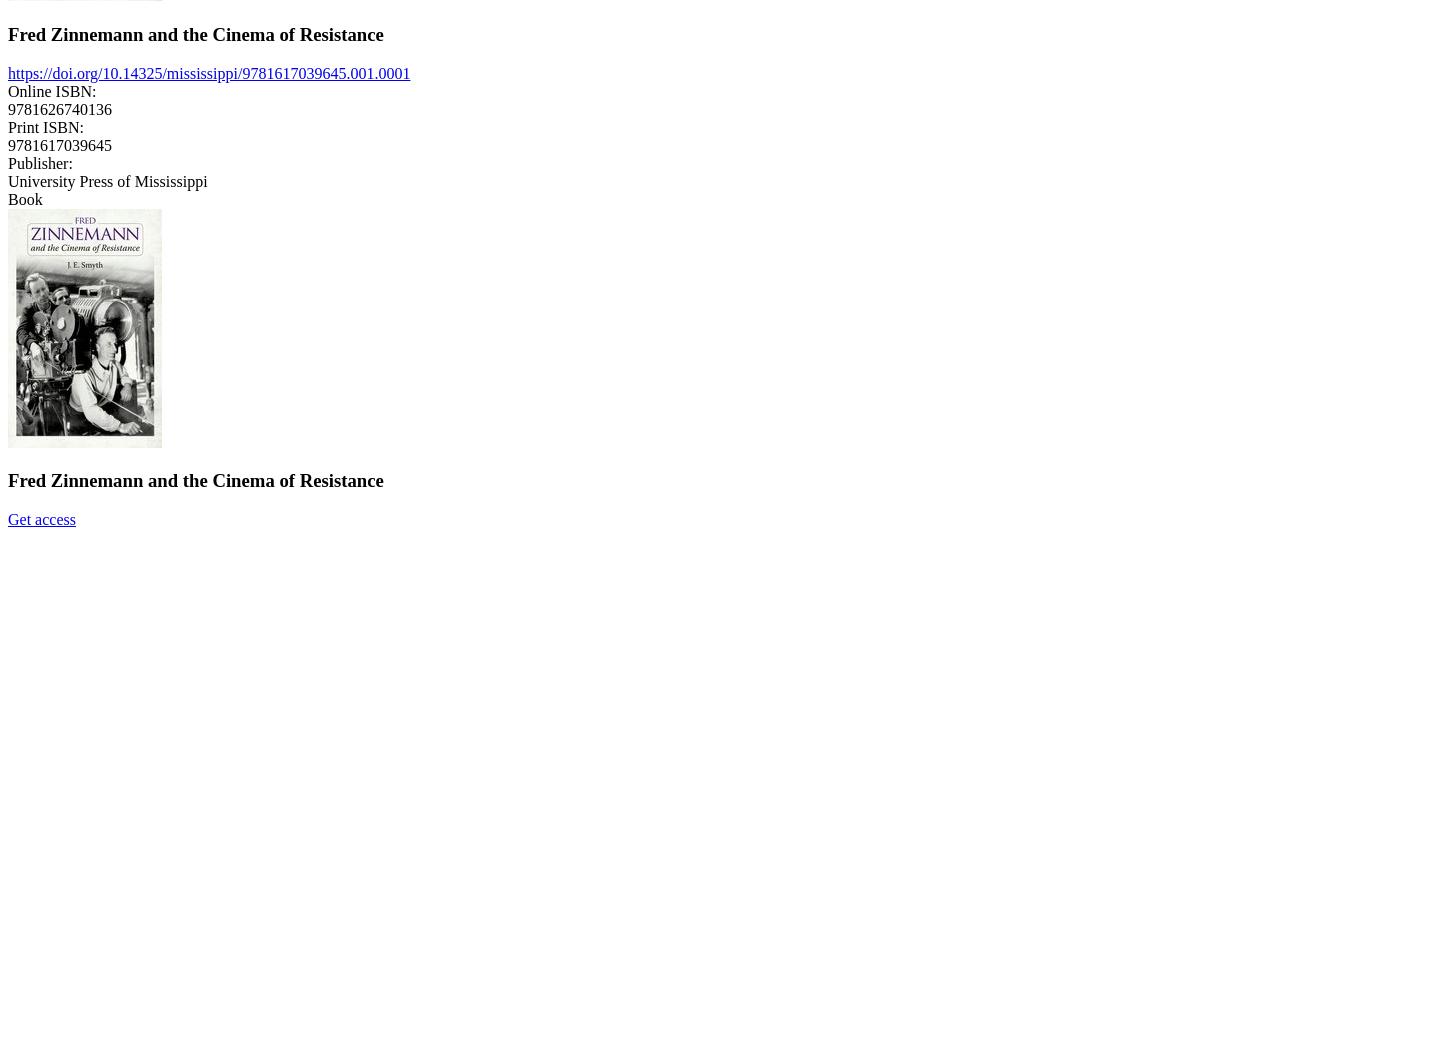 This screenshot has width=1450, height=1064. Describe the element at coordinates (60, 108) in the screenshot. I see `'9781626740136'` at that location.